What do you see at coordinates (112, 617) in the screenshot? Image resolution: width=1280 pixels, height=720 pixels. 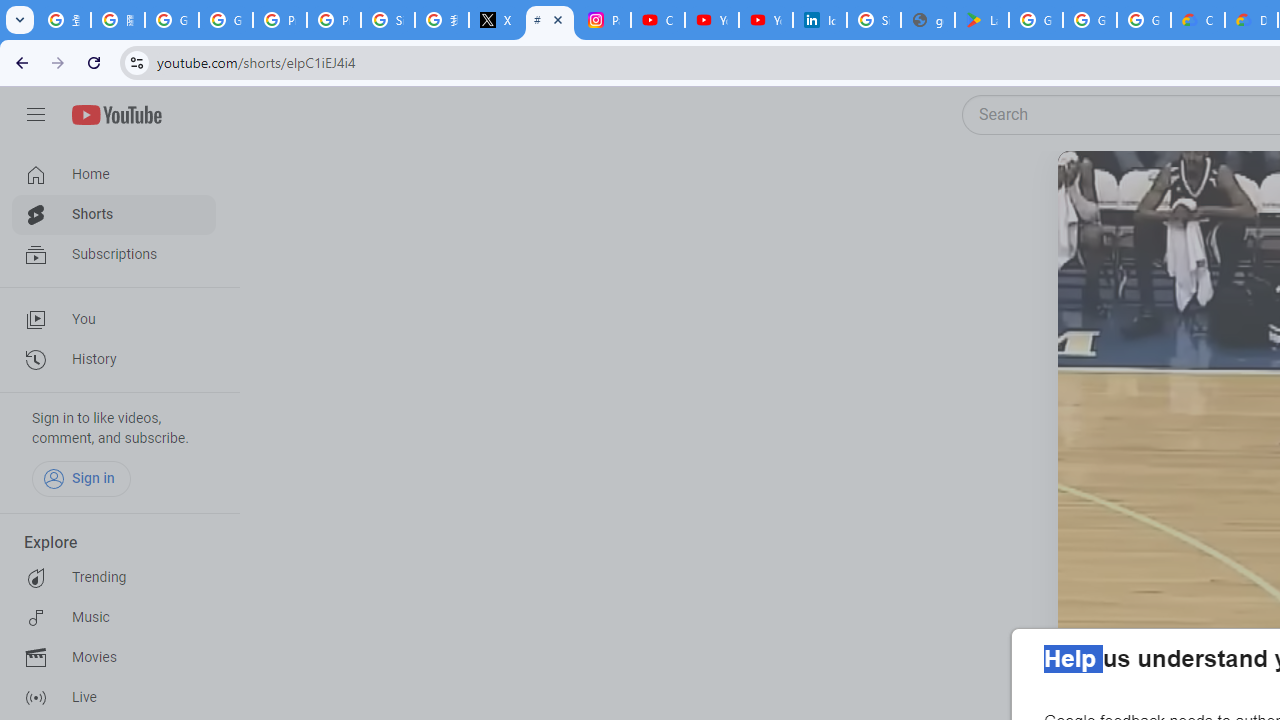 I see `'Music'` at bounding box center [112, 617].